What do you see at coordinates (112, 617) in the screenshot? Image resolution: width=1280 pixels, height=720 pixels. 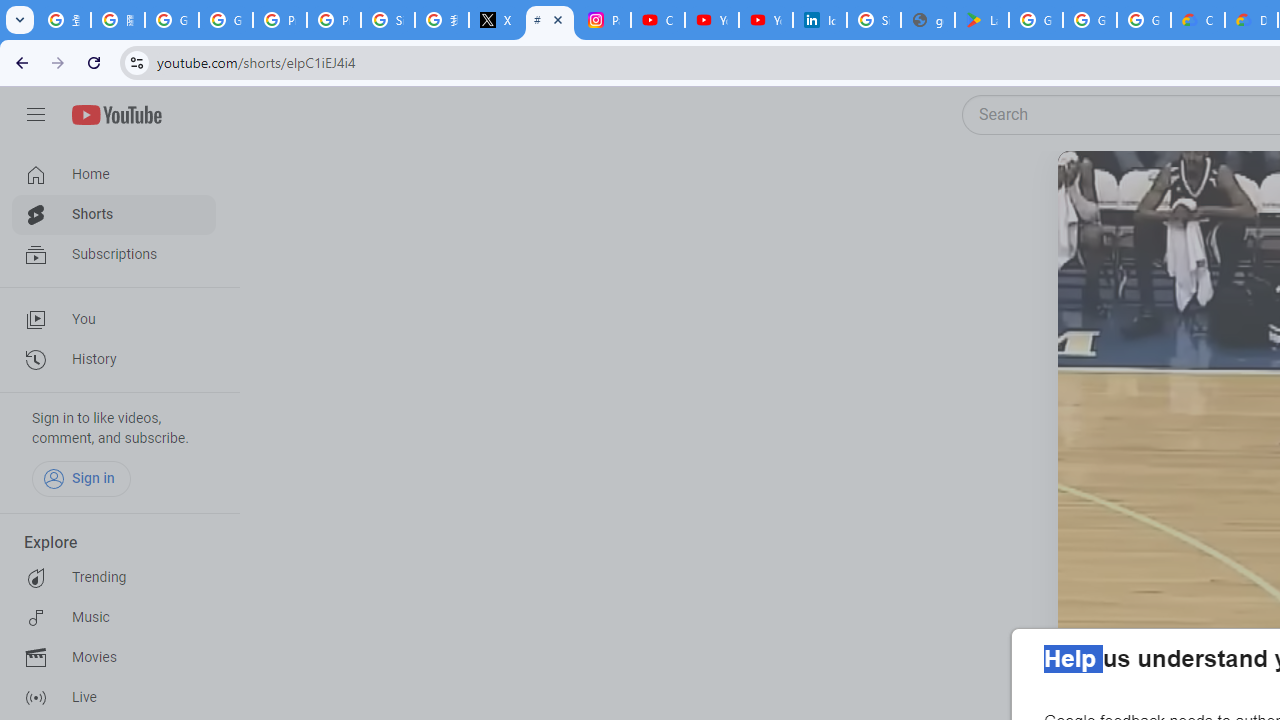 I see `'Music'` at bounding box center [112, 617].